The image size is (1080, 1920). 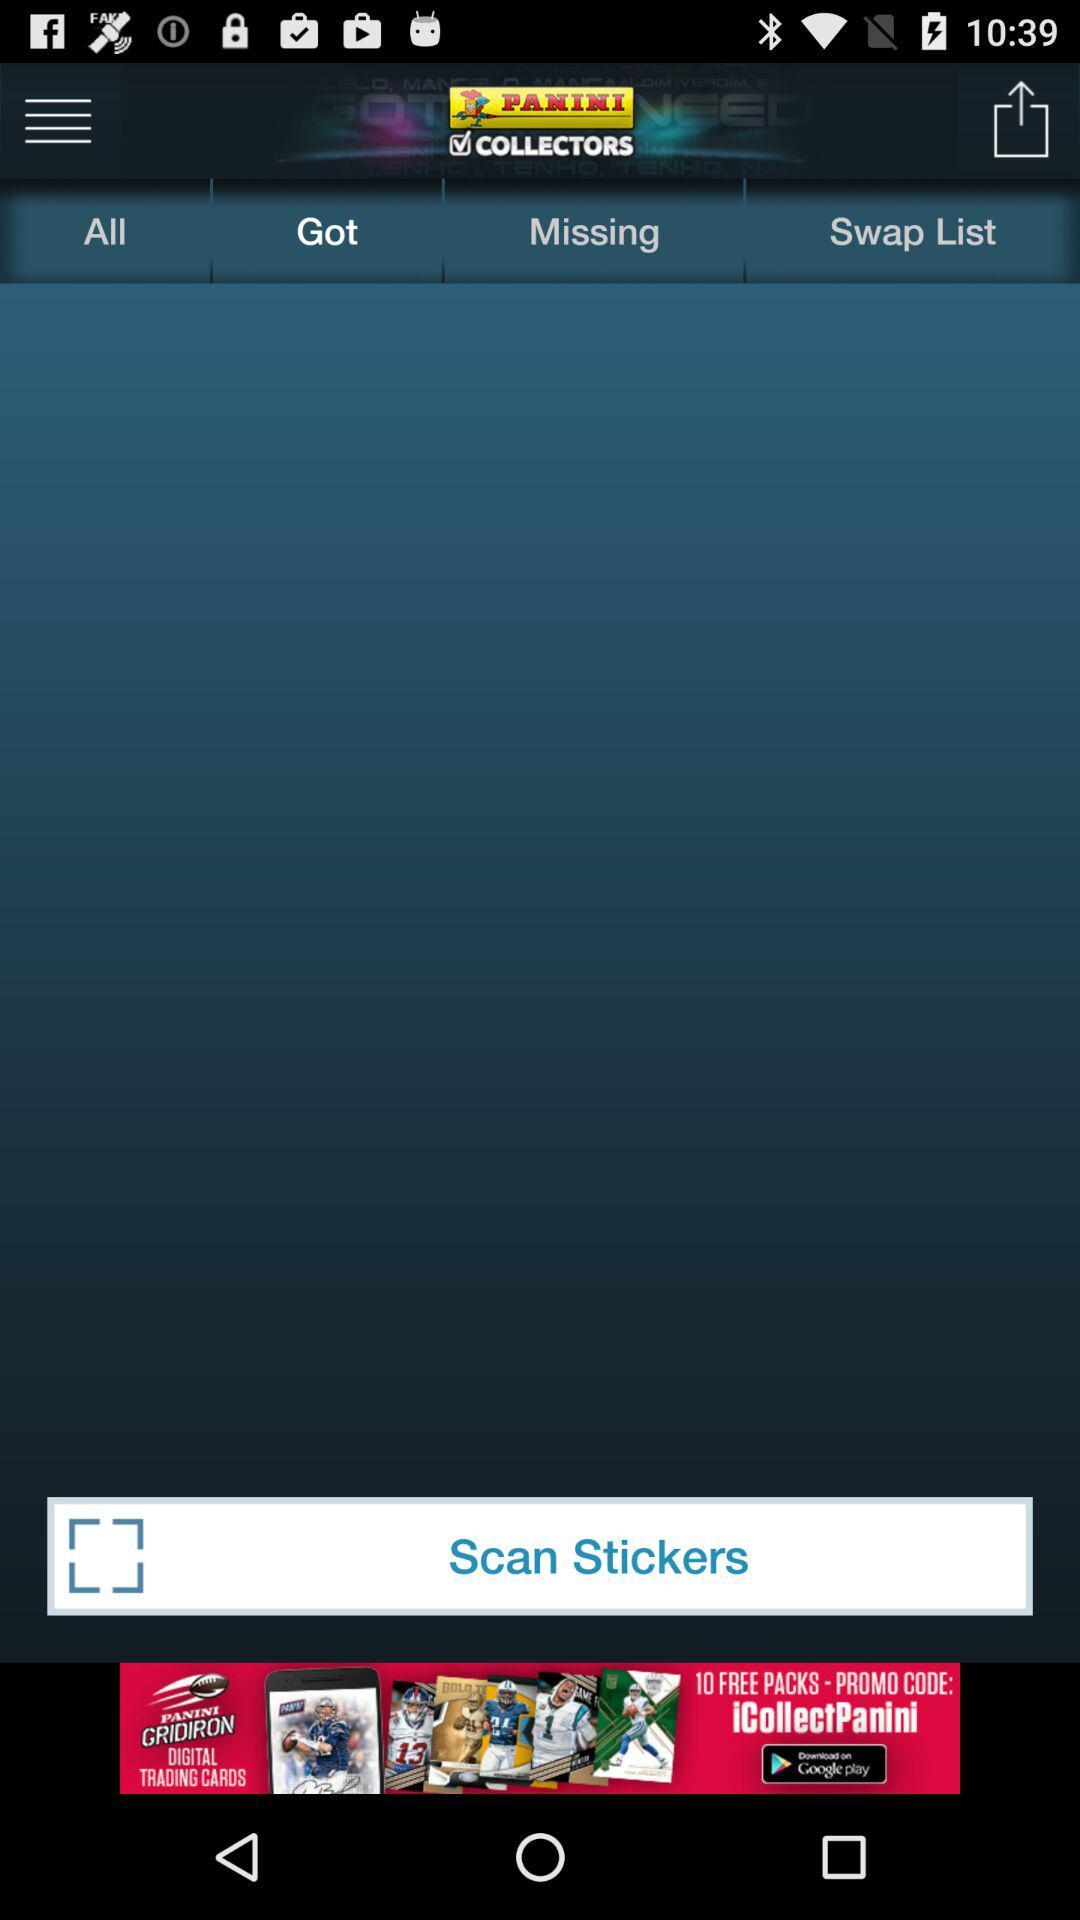 What do you see at coordinates (104, 230) in the screenshot?
I see `all` at bounding box center [104, 230].